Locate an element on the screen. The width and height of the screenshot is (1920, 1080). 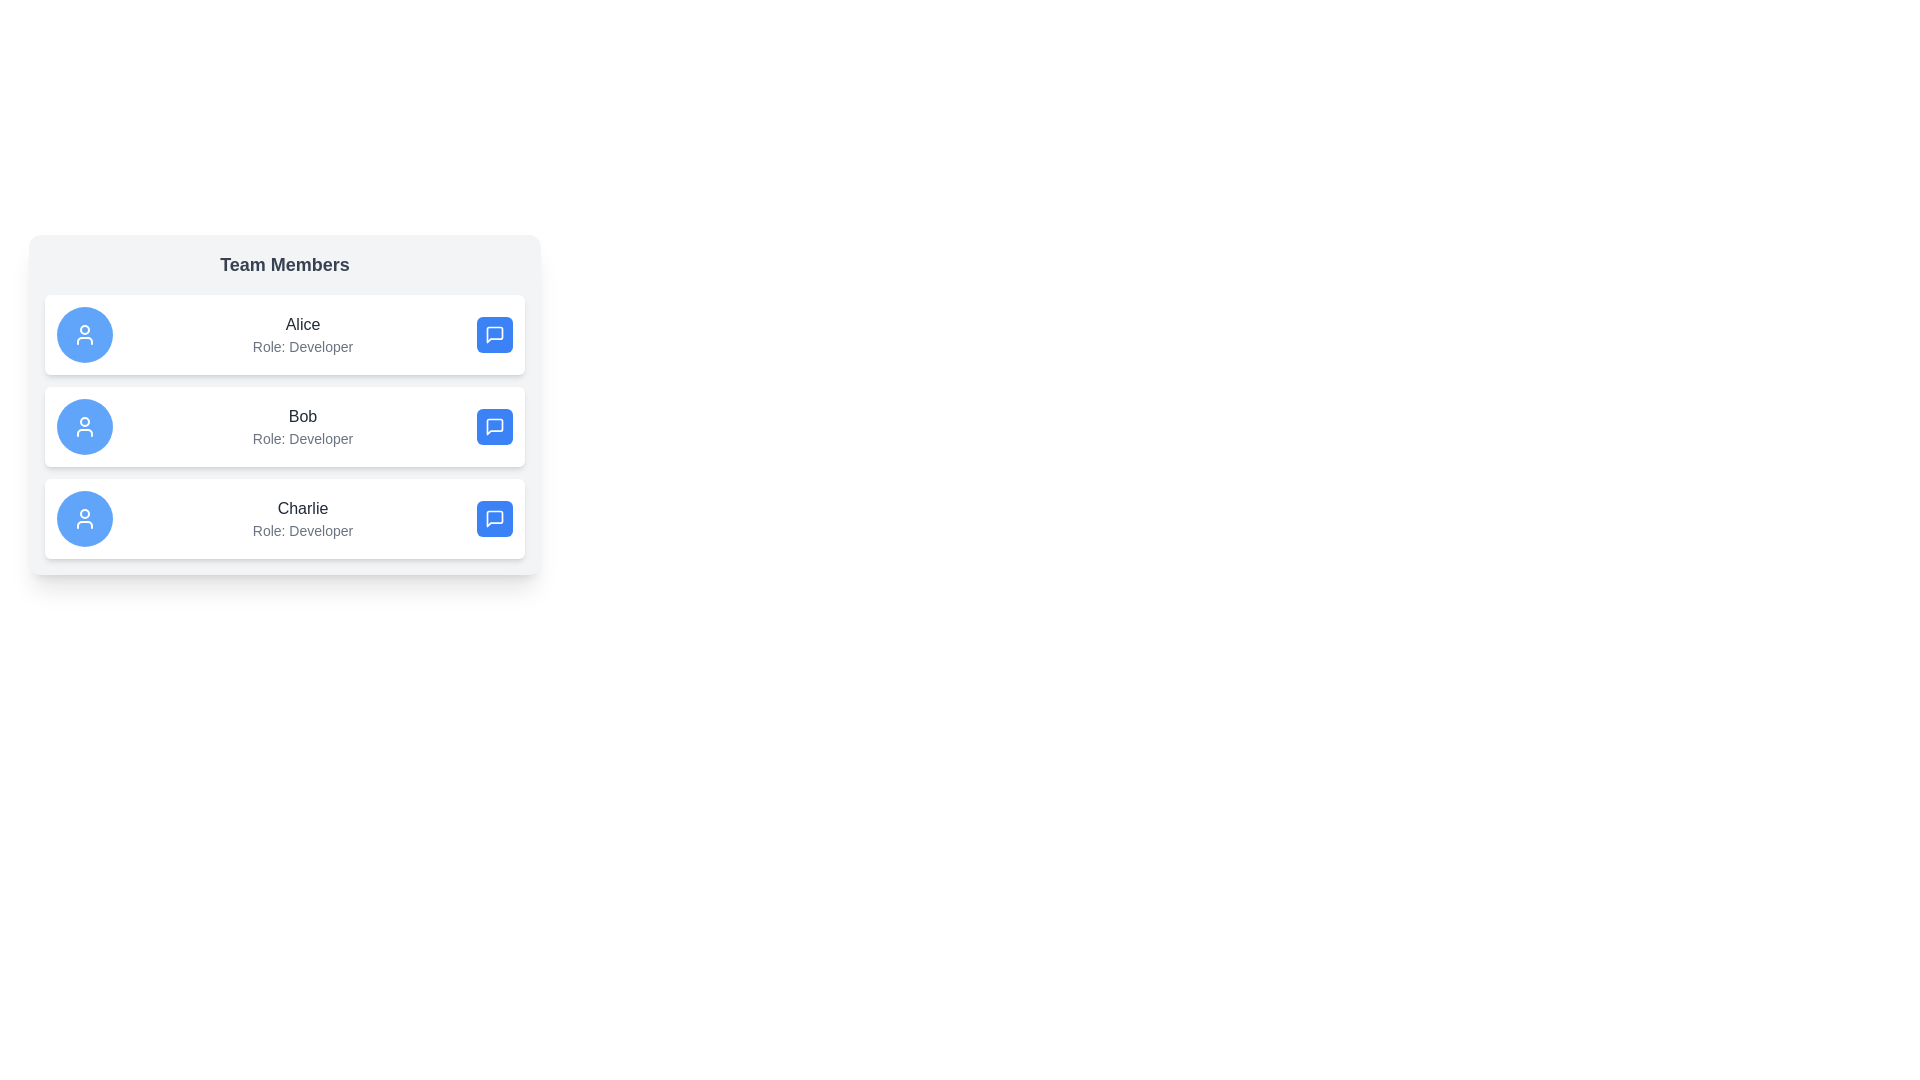
the button associated with user 'Charlie' in the third row of the 'Team Members' list to initiate an action is located at coordinates (494, 518).